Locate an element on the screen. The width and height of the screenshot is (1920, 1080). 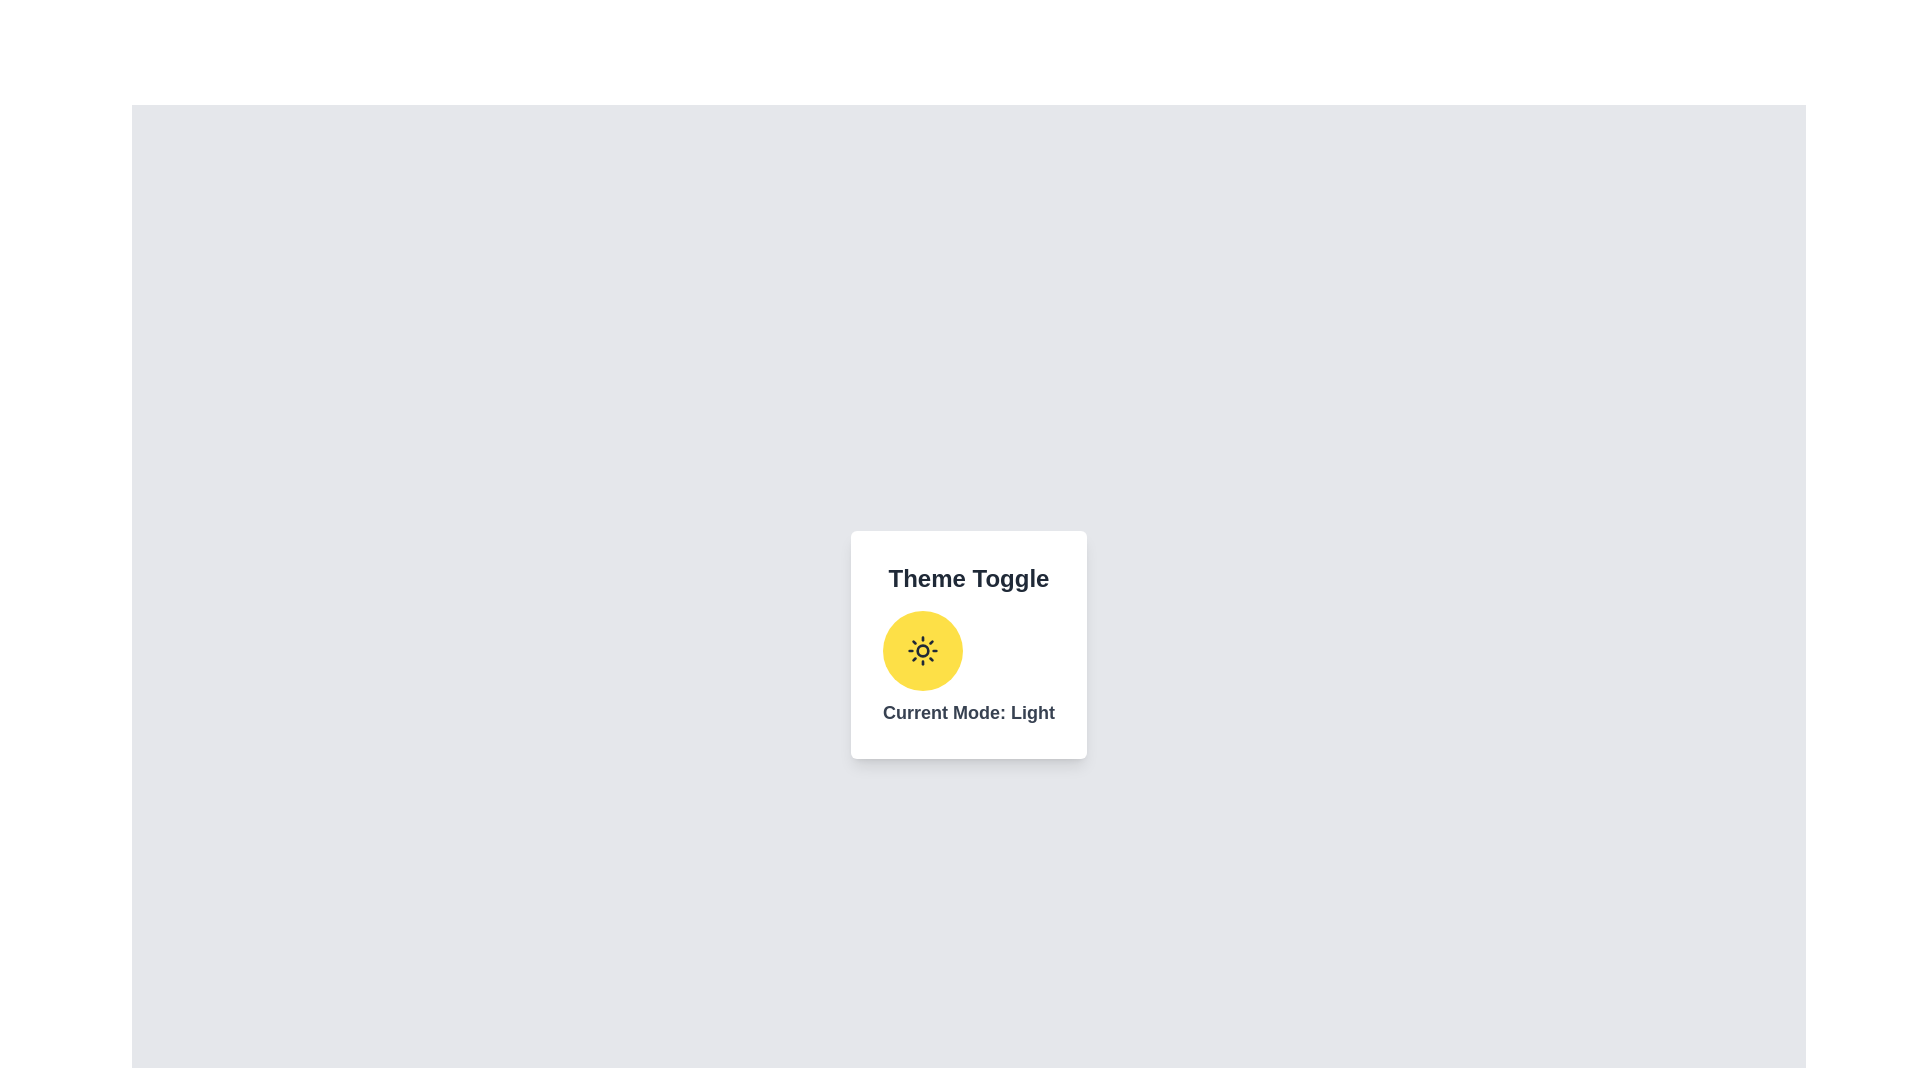
the mode toggle button to switch the mode is located at coordinates (921, 651).